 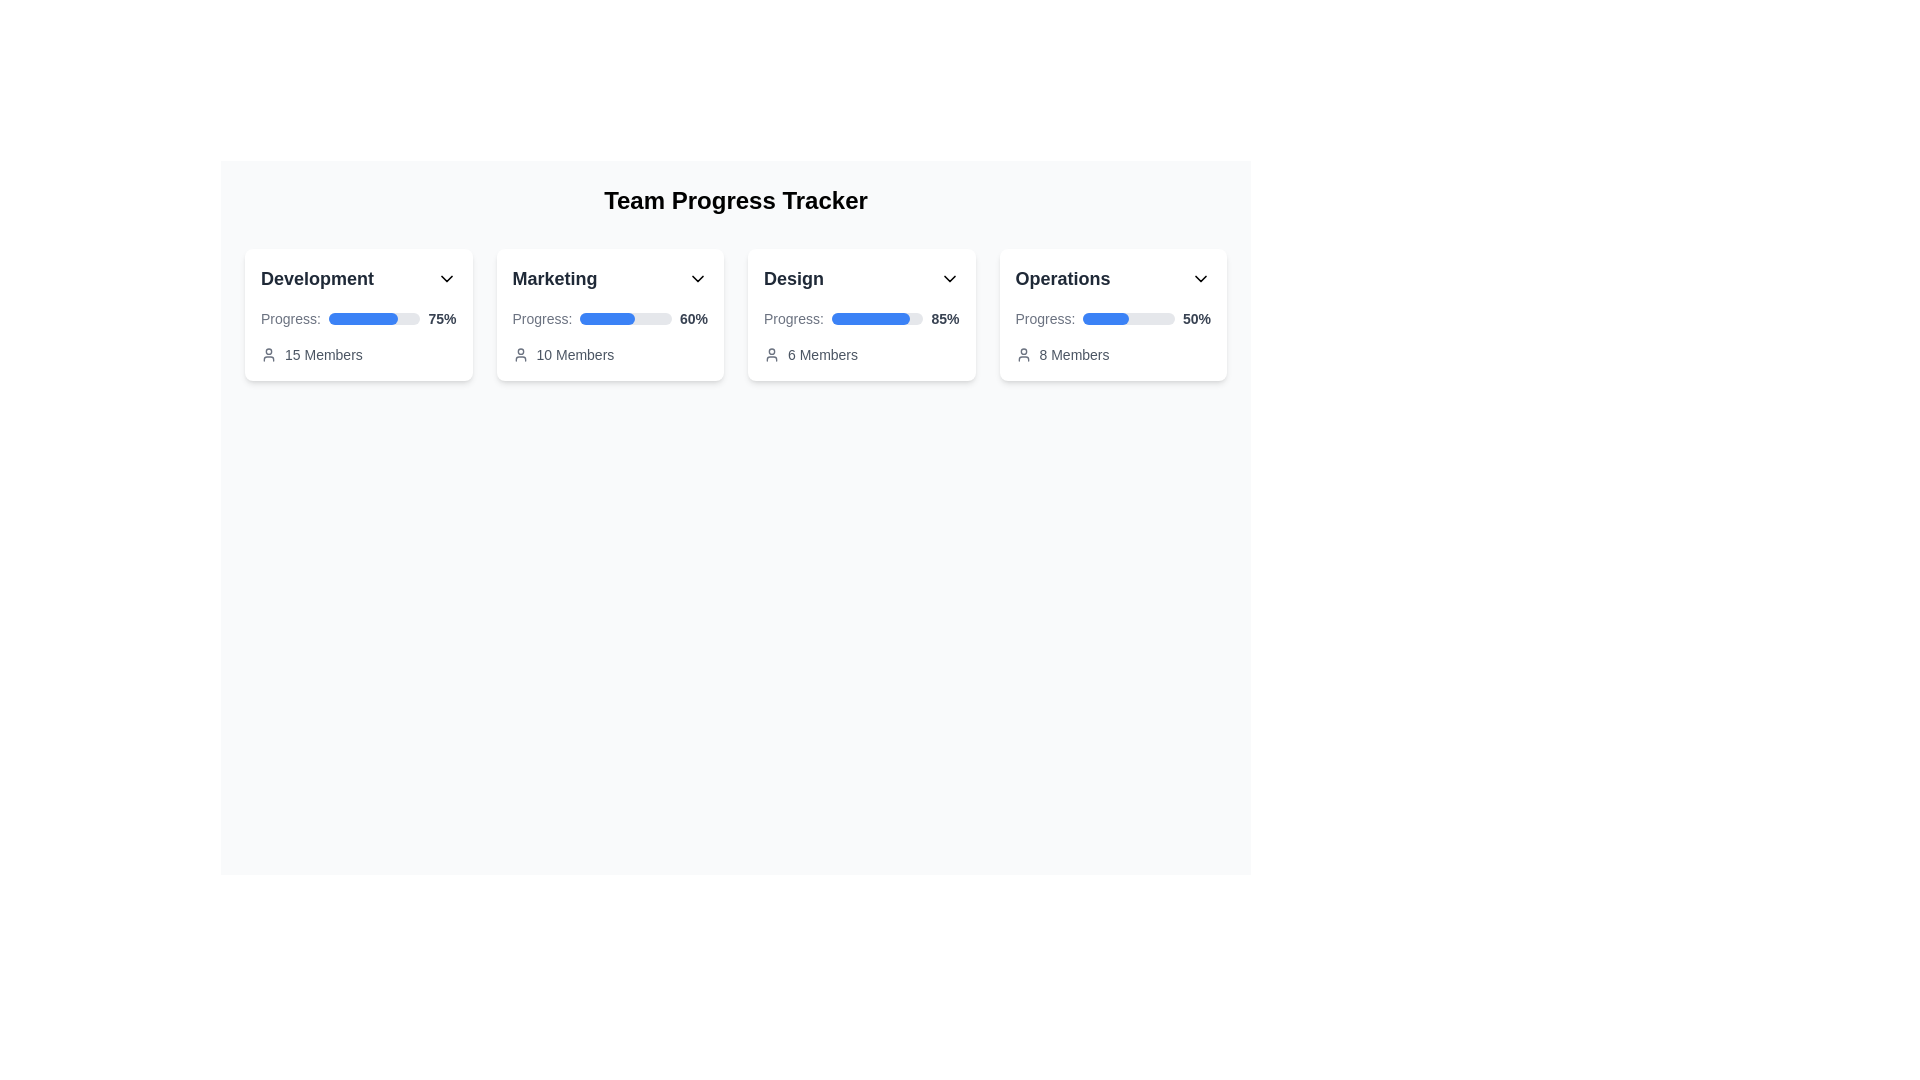 I want to click on the Progress bar that indicates 60% completion in the Marketing task, located between the 'Progress:' label and the '60%' percentage value, so click(x=625, y=318).